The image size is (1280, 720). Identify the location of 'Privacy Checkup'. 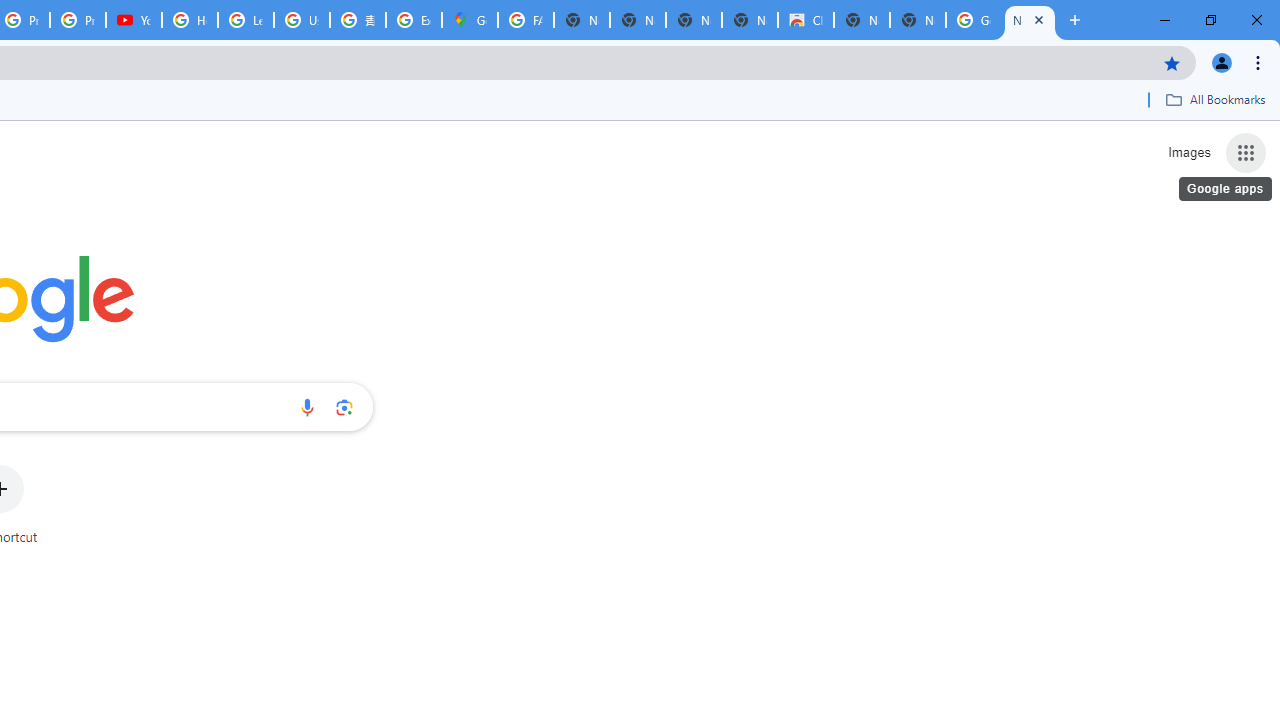
(78, 20).